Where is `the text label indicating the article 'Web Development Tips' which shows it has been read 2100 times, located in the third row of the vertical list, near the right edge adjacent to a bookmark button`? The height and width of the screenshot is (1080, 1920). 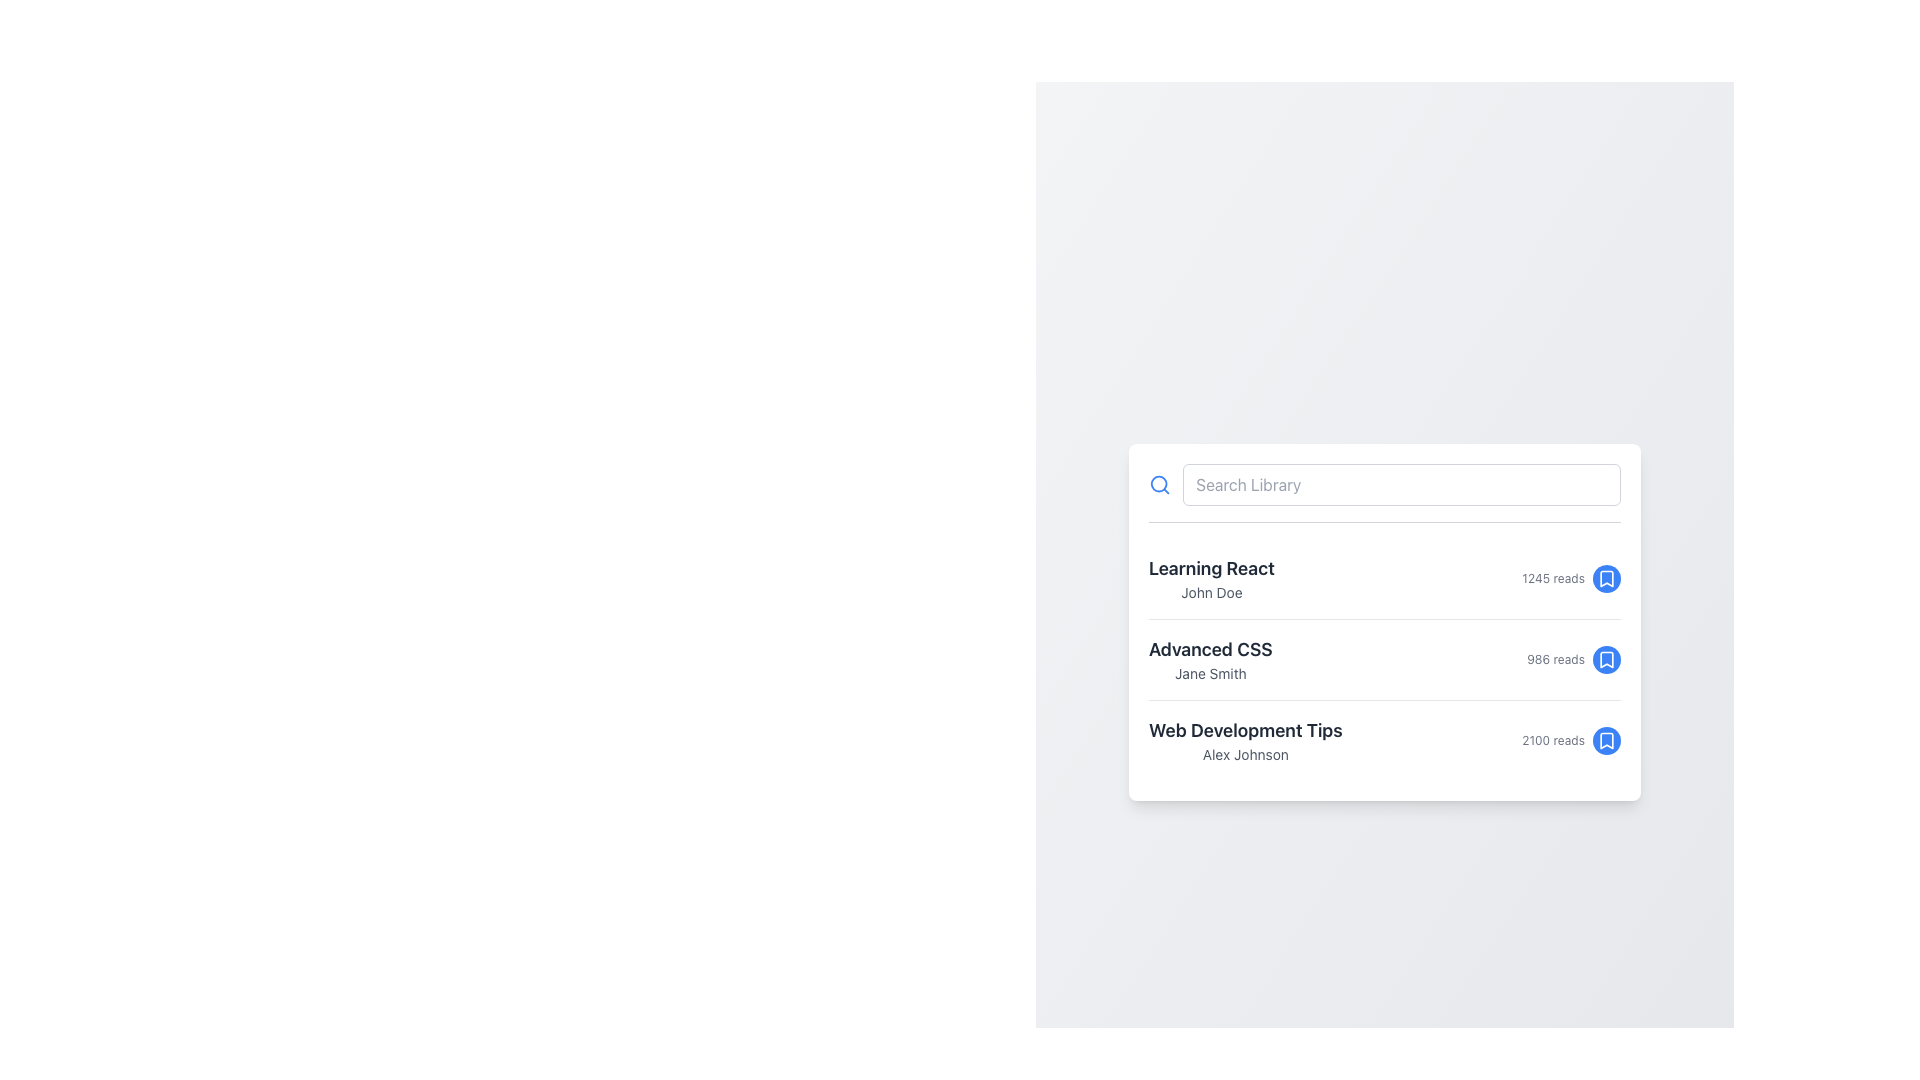
the text label indicating the article 'Web Development Tips' which shows it has been read 2100 times, located in the third row of the vertical list, near the right edge adjacent to a bookmark button is located at coordinates (1570, 740).